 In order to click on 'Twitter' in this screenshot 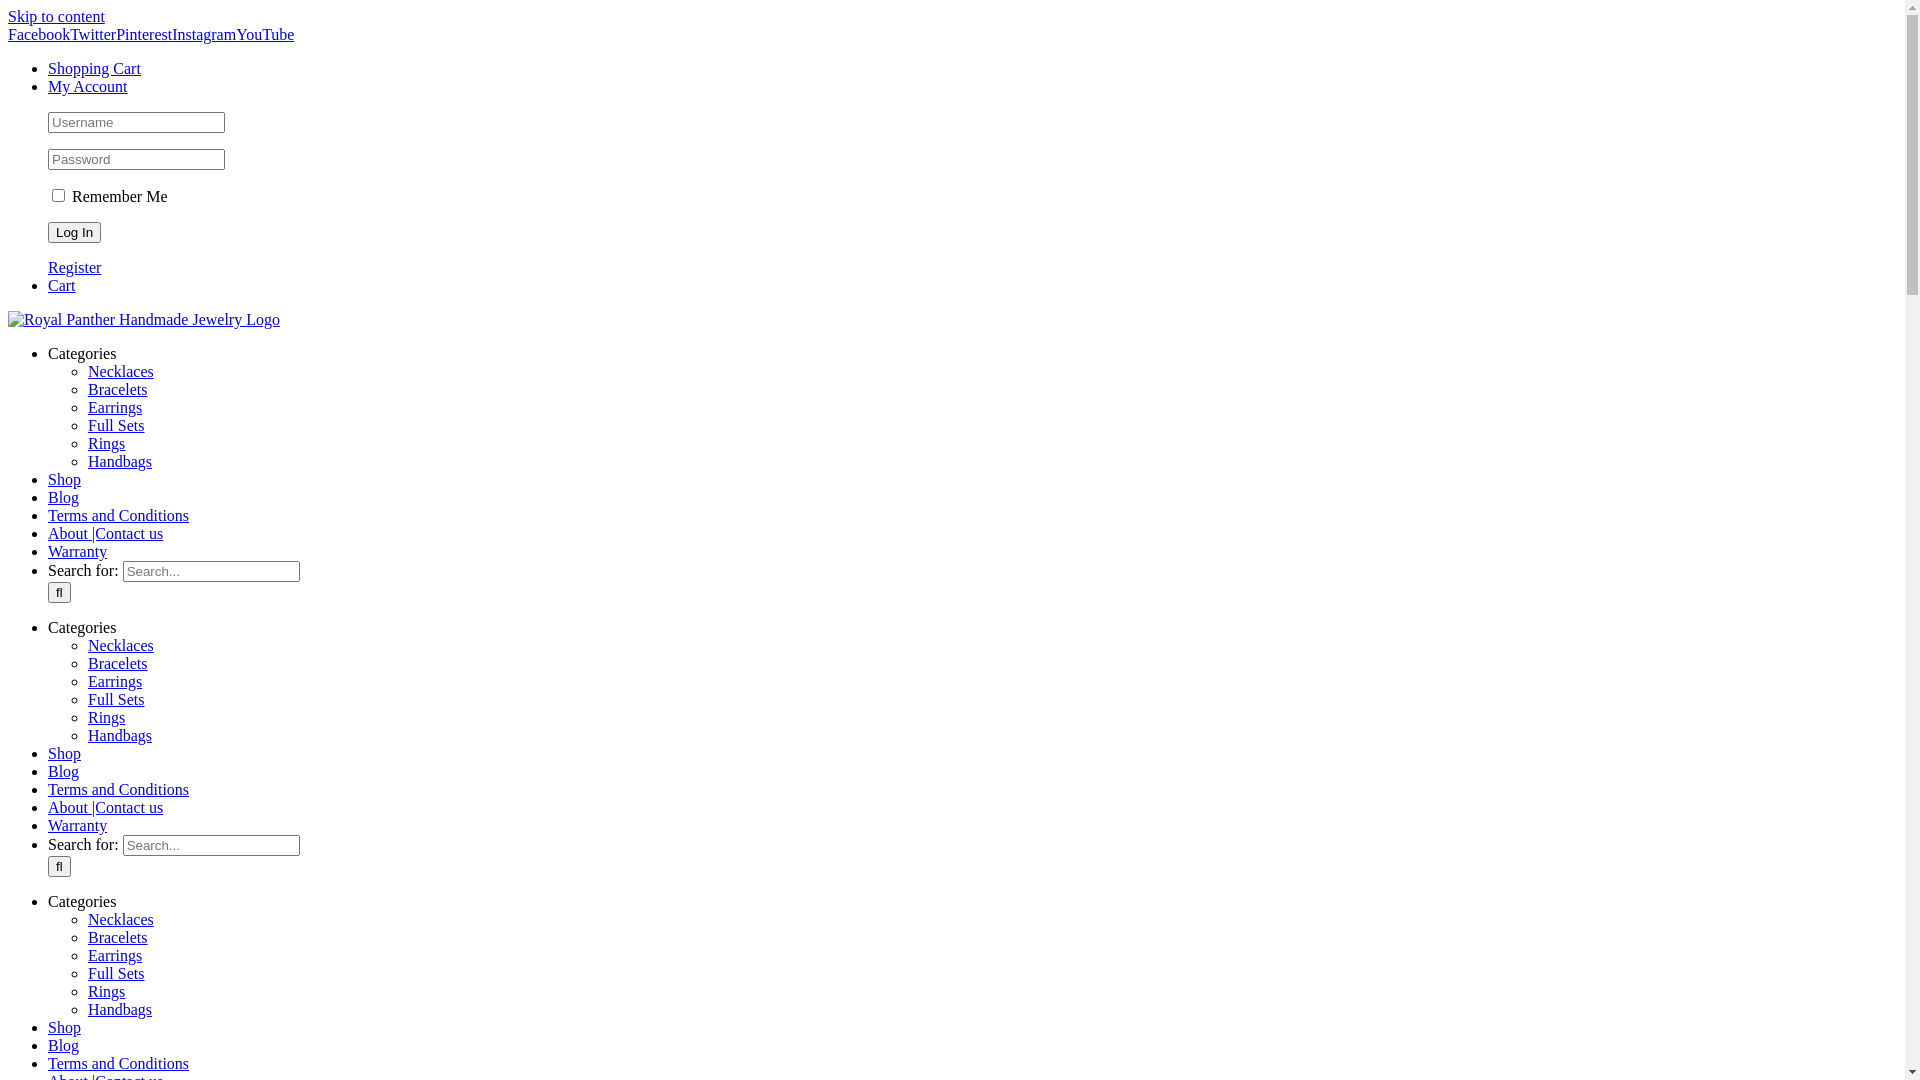, I will do `click(91, 34)`.